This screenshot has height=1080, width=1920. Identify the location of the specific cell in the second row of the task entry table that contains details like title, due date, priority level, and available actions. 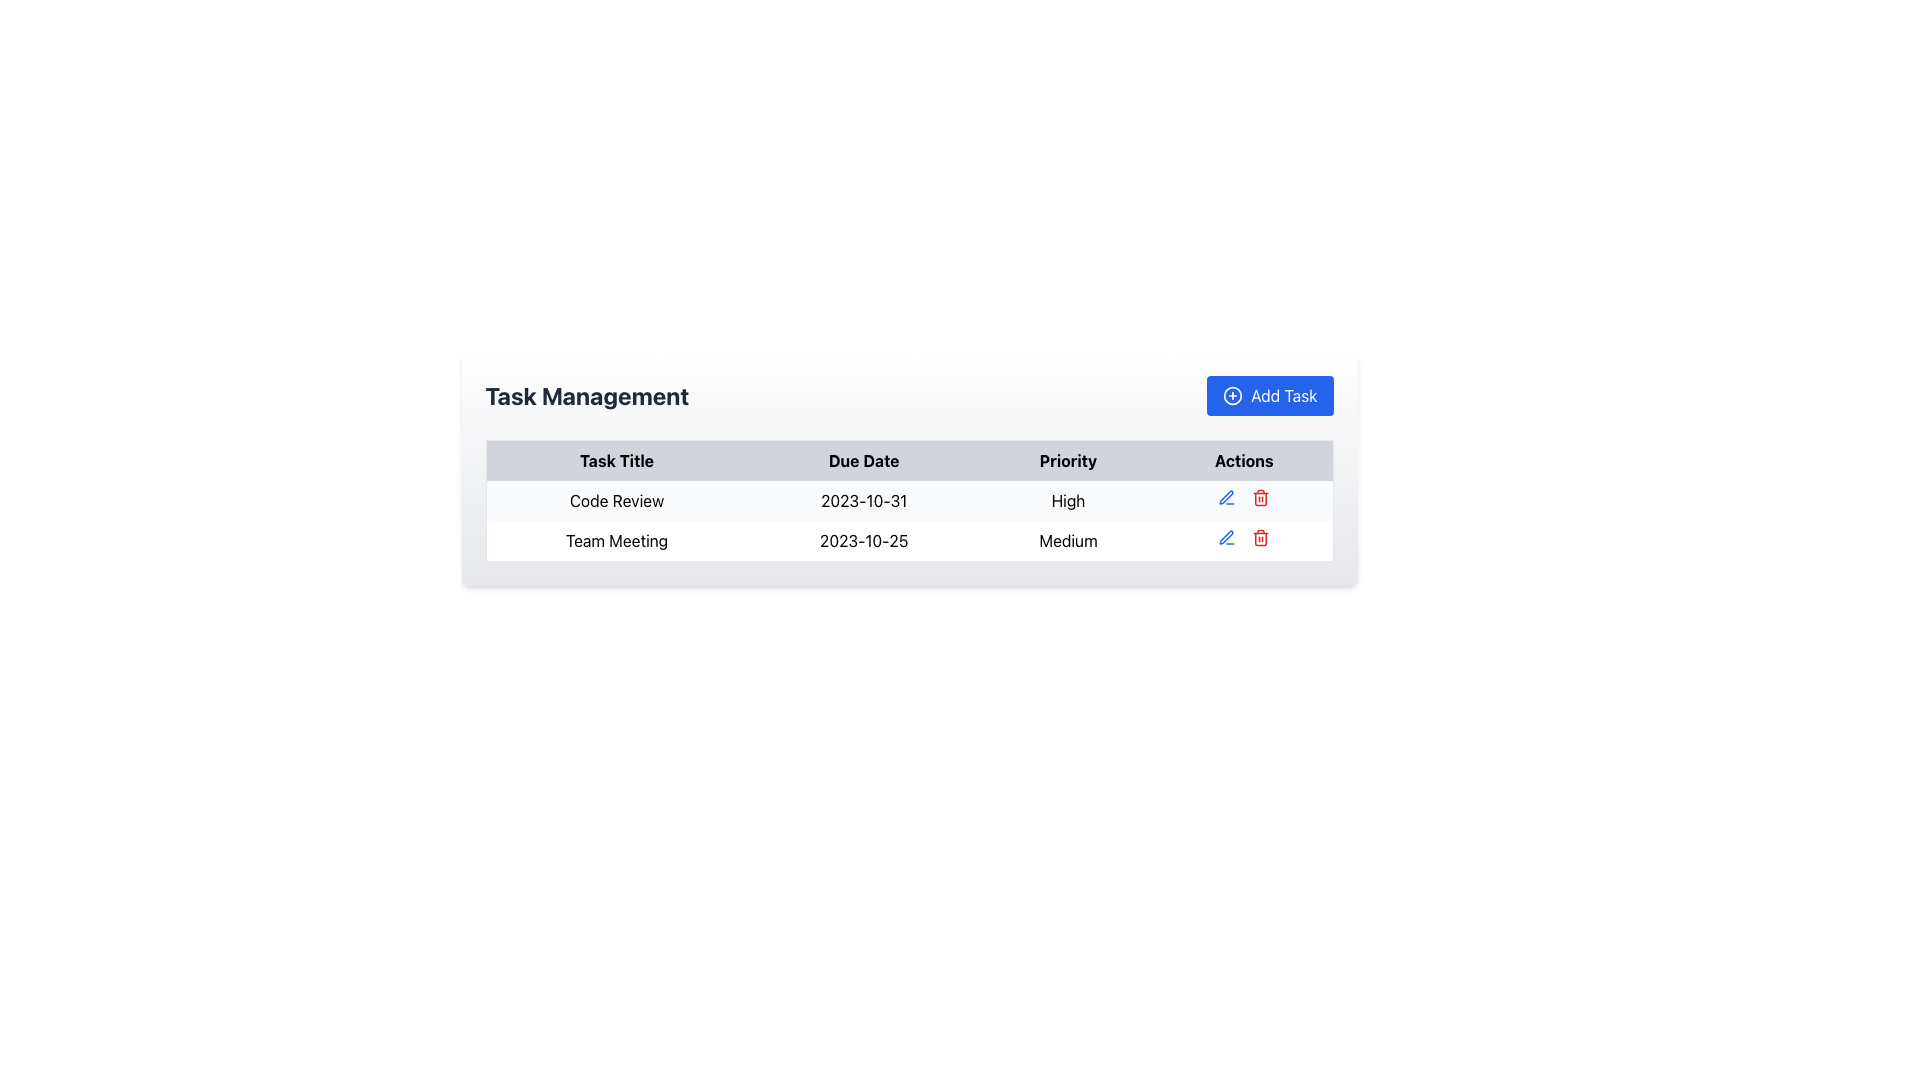
(908, 520).